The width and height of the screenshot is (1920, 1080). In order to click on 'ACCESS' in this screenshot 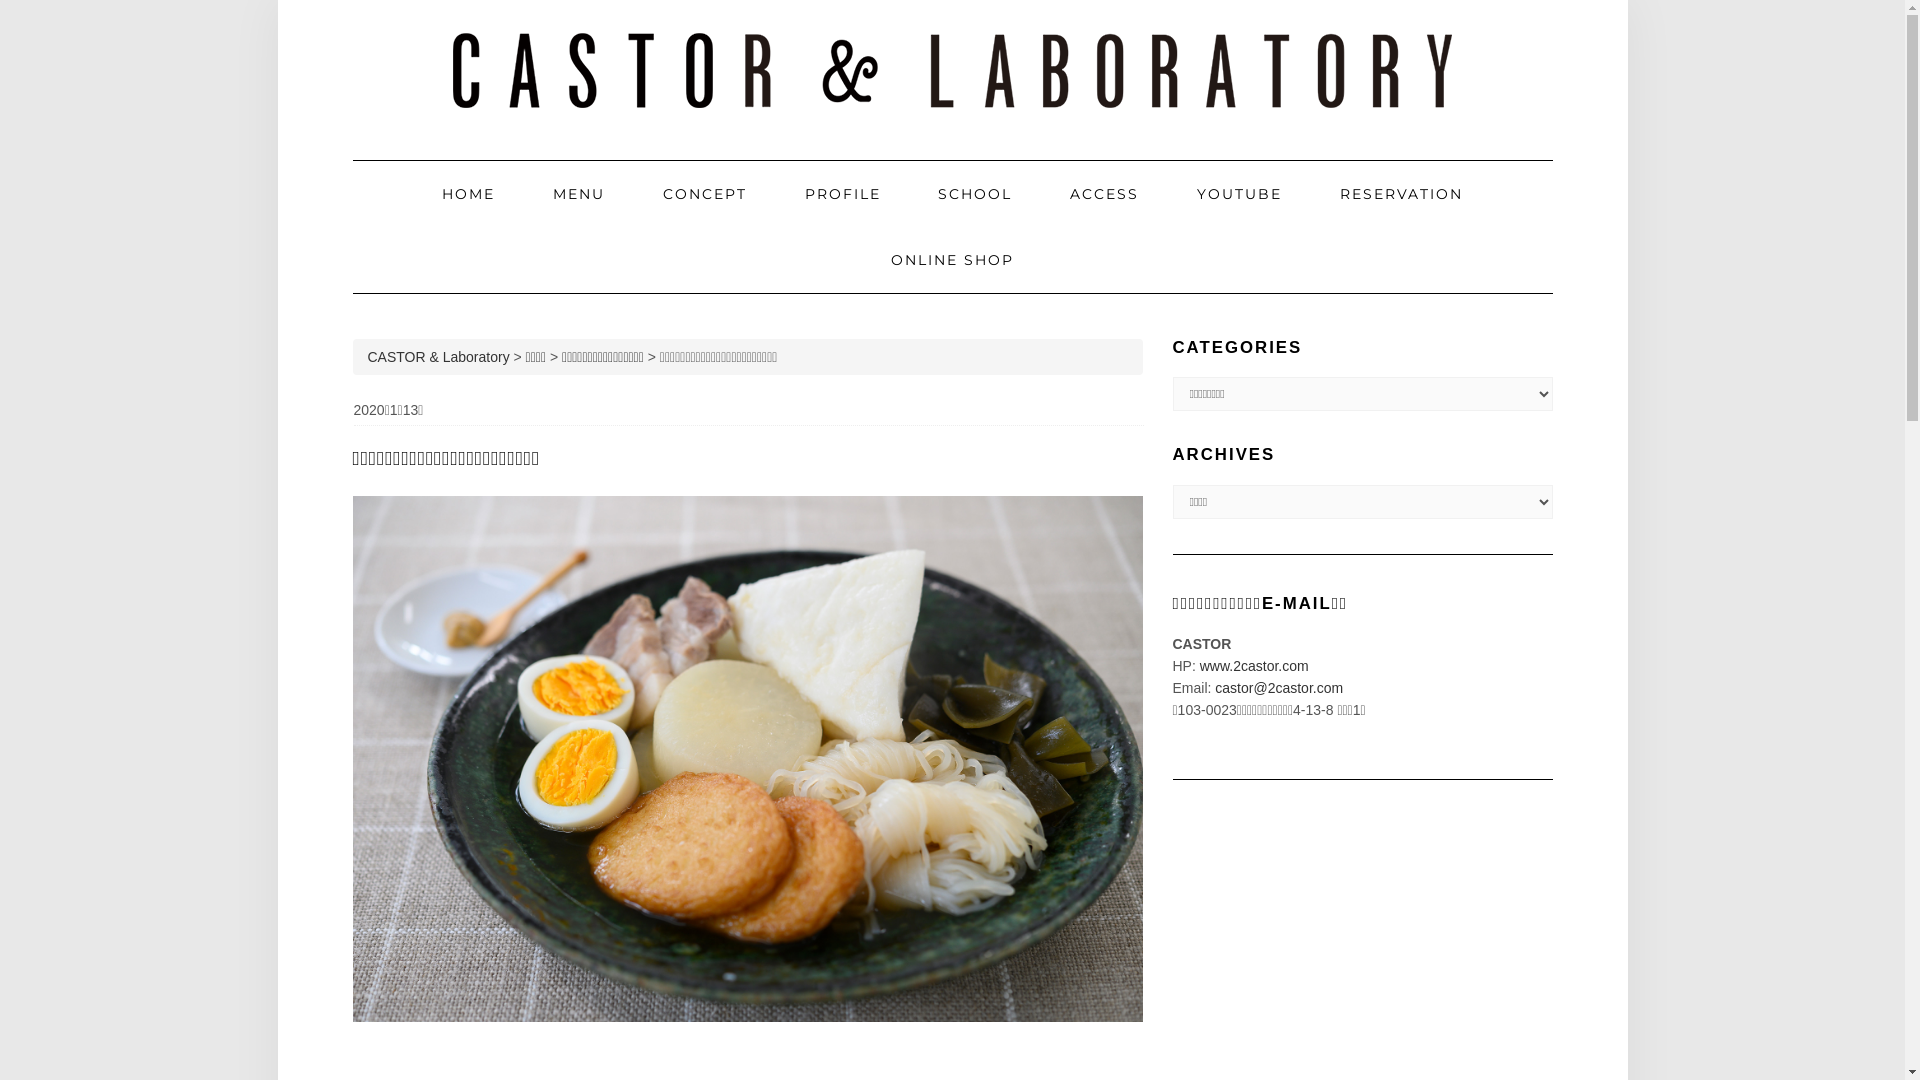, I will do `click(1103, 193)`.